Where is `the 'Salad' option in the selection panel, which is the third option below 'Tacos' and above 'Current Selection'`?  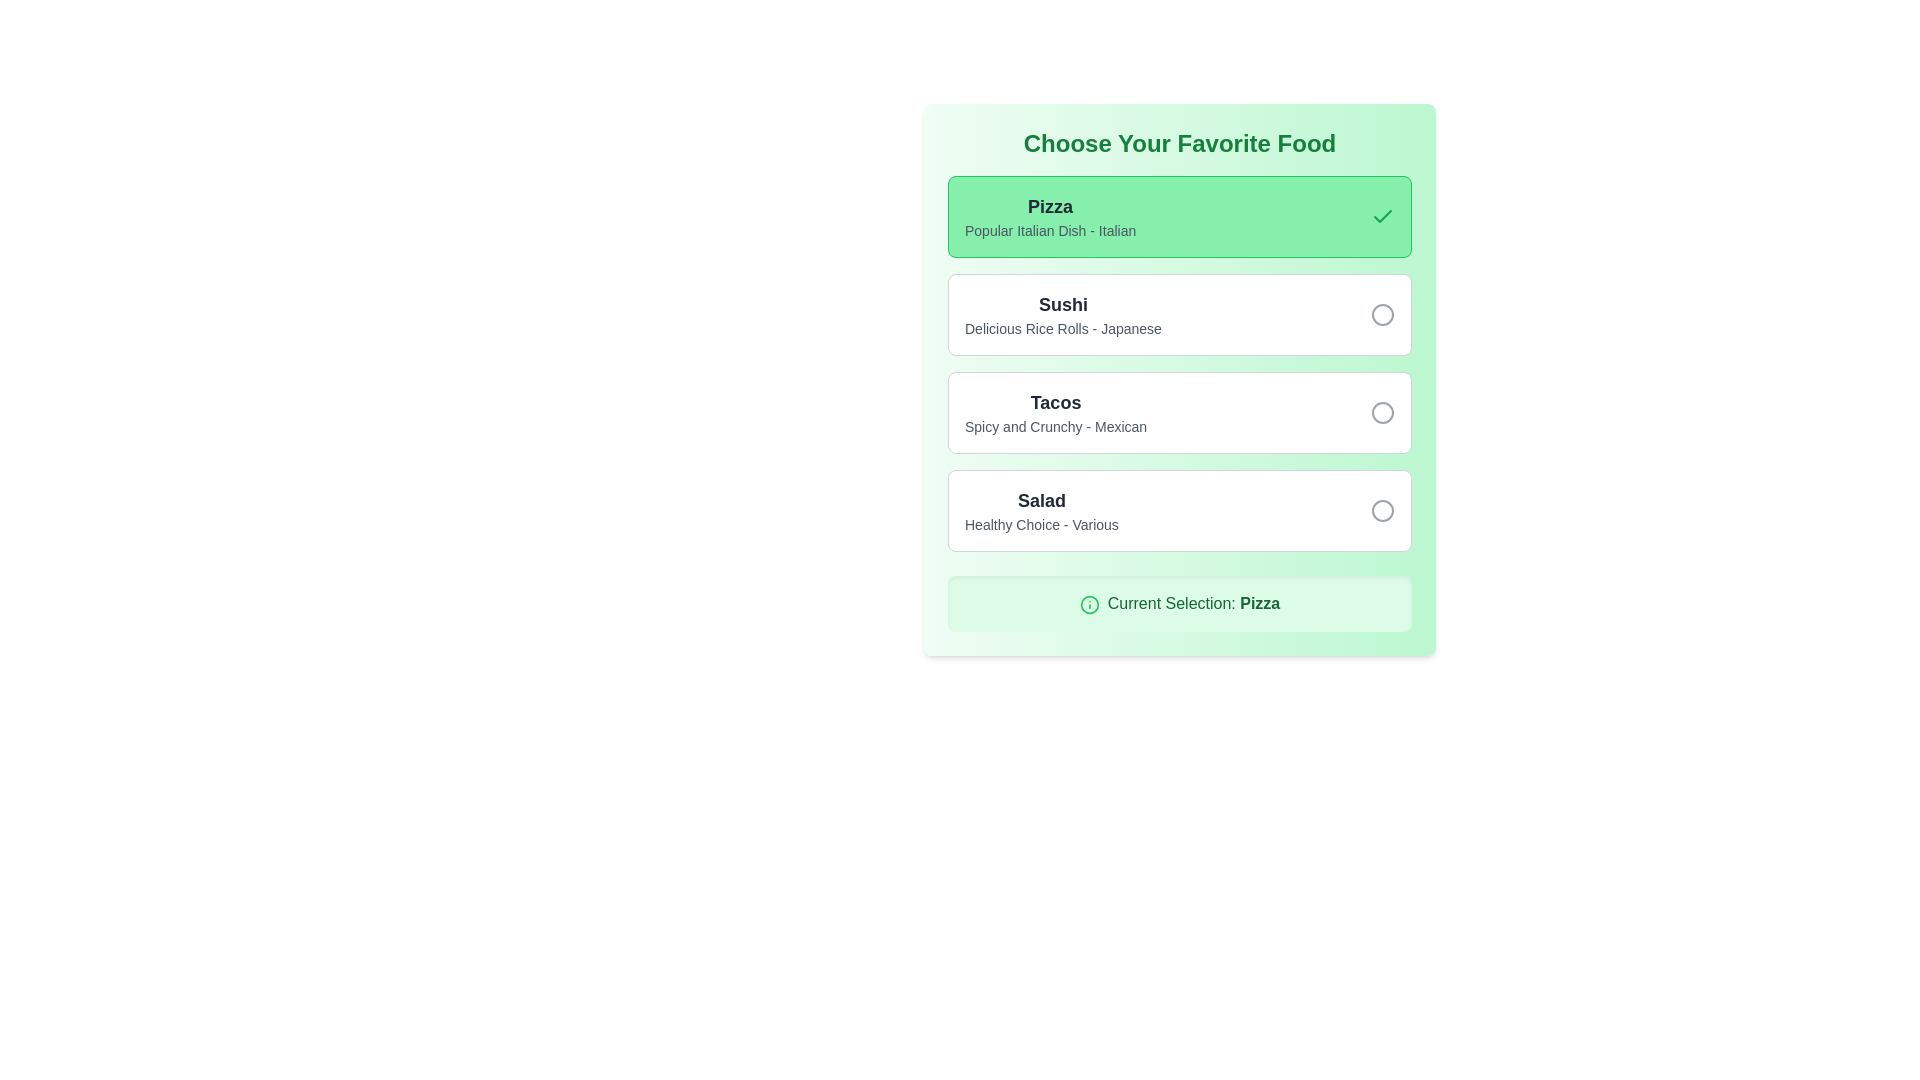 the 'Salad' option in the selection panel, which is the third option below 'Tacos' and above 'Current Selection' is located at coordinates (1040, 509).